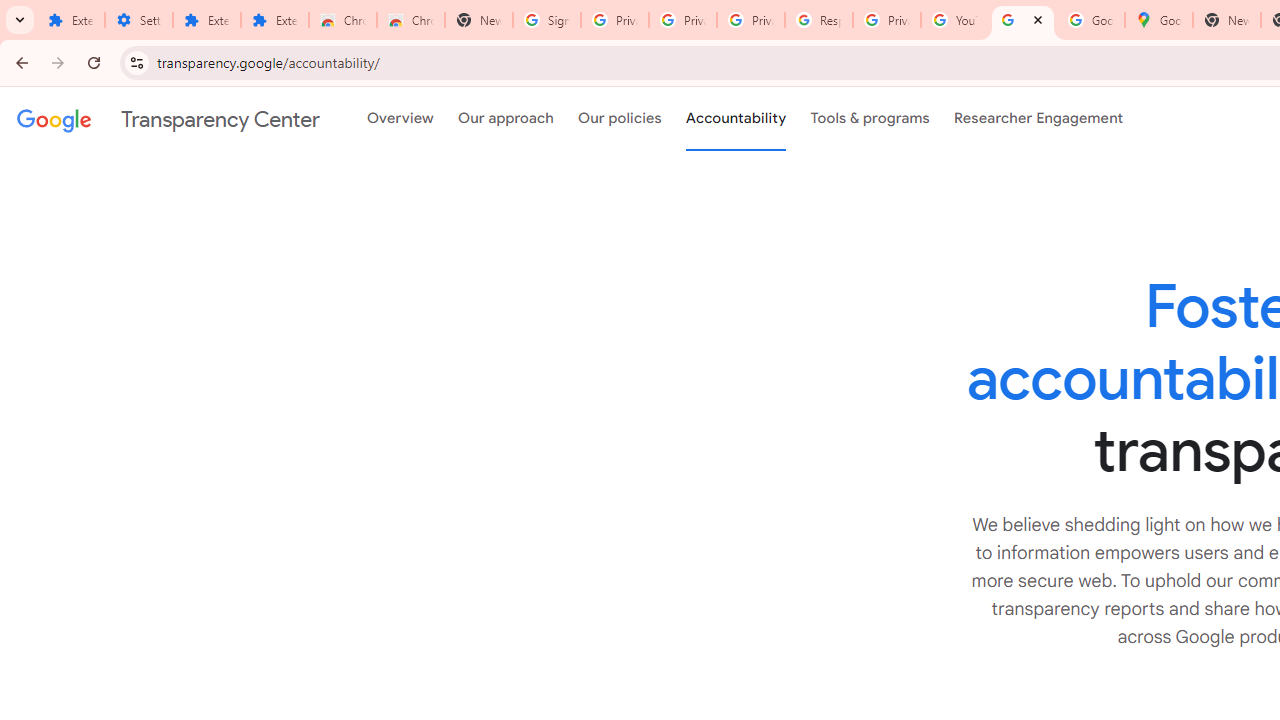  I want to click on 'Chrome Web Store - Themes', so click(410, 20).